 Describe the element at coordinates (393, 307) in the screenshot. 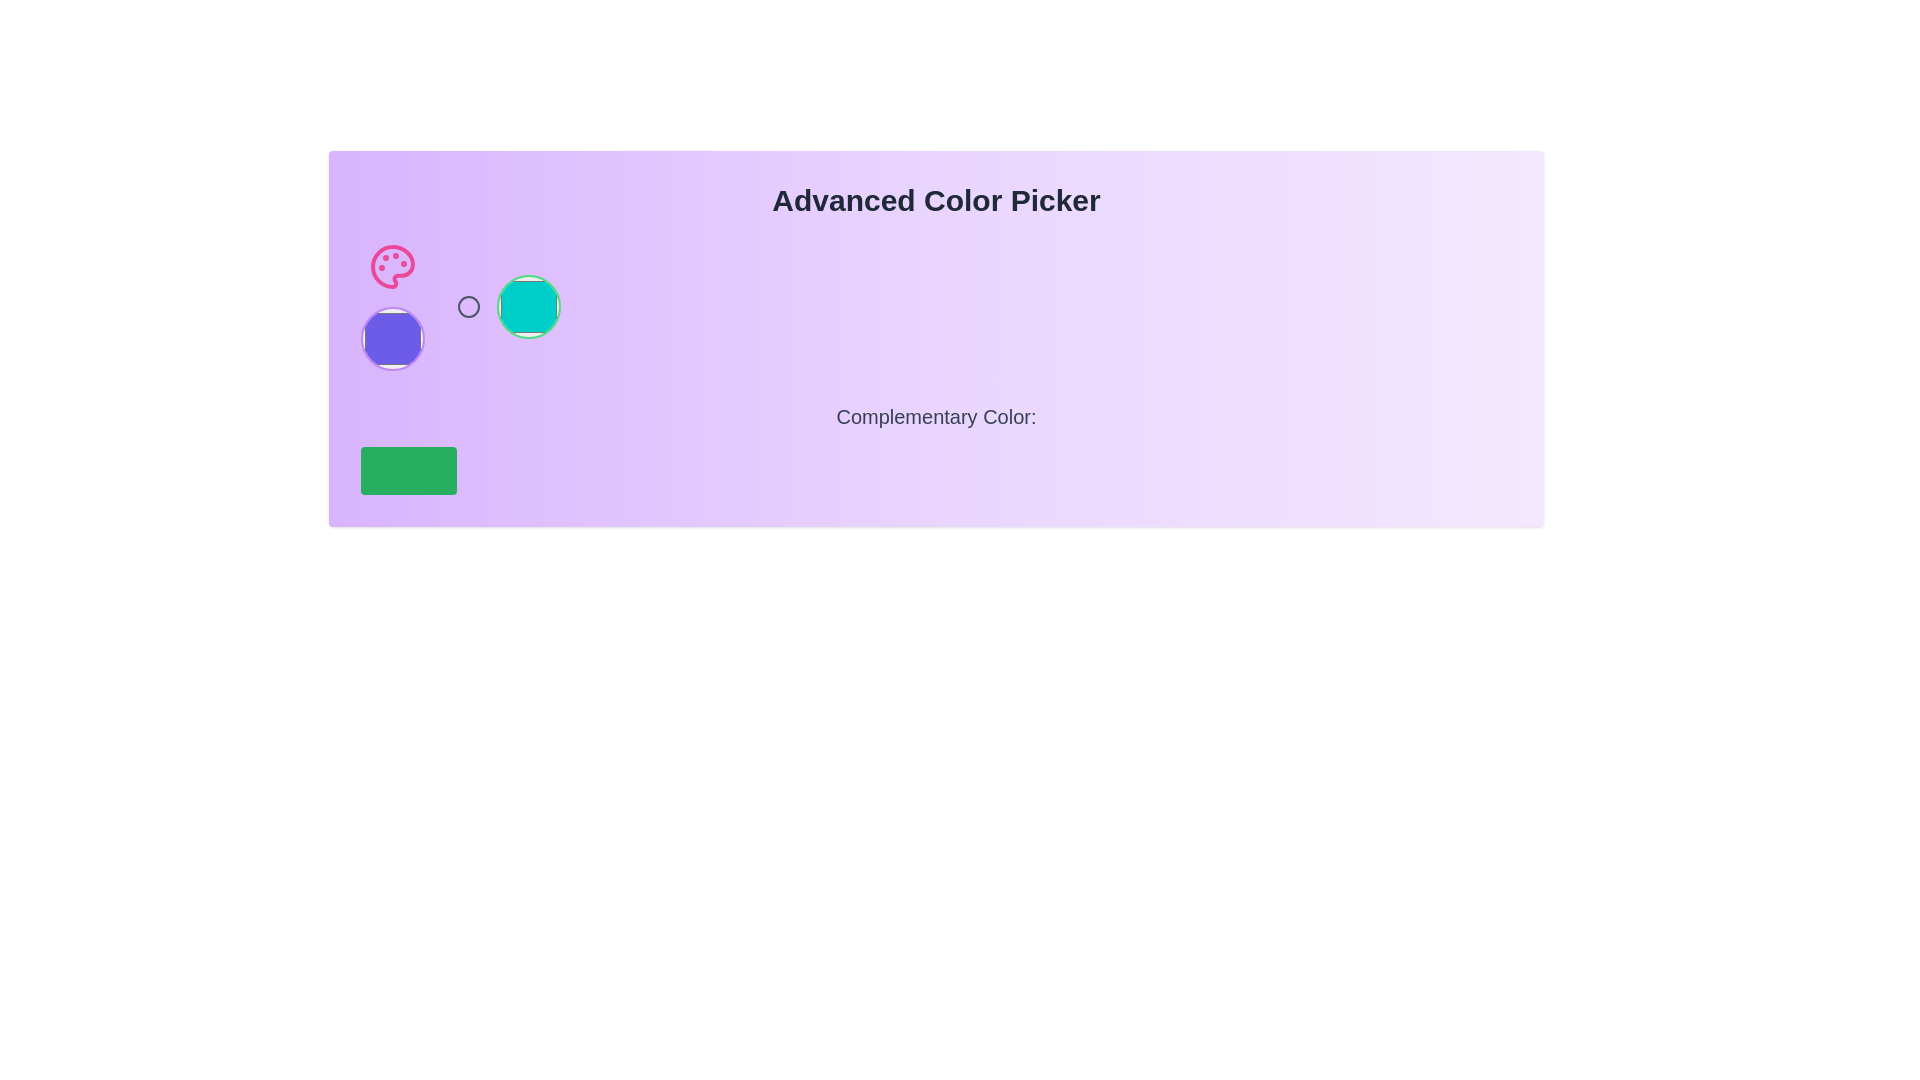

I see `the color selection button, which is the second component in a horizontal group of interactive elements` at that location.